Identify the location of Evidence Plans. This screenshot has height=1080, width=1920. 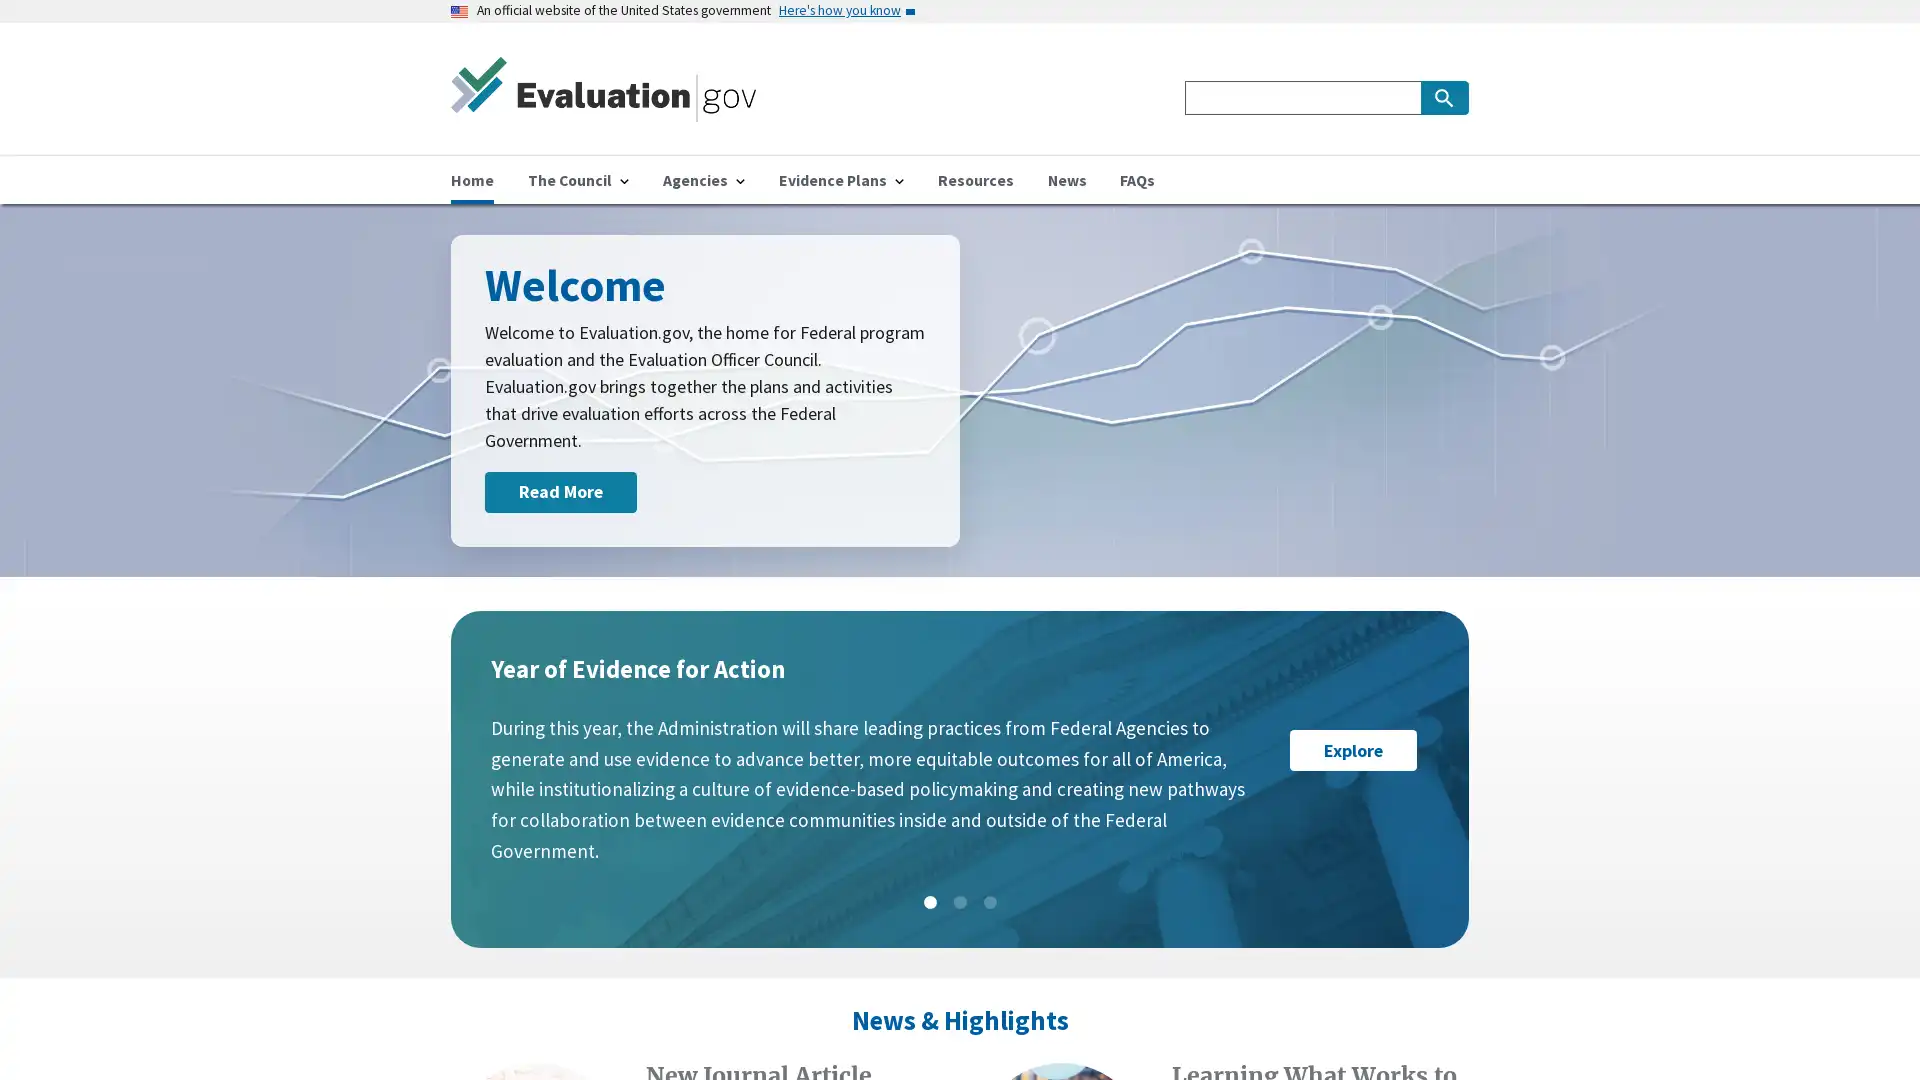
(840, 180).